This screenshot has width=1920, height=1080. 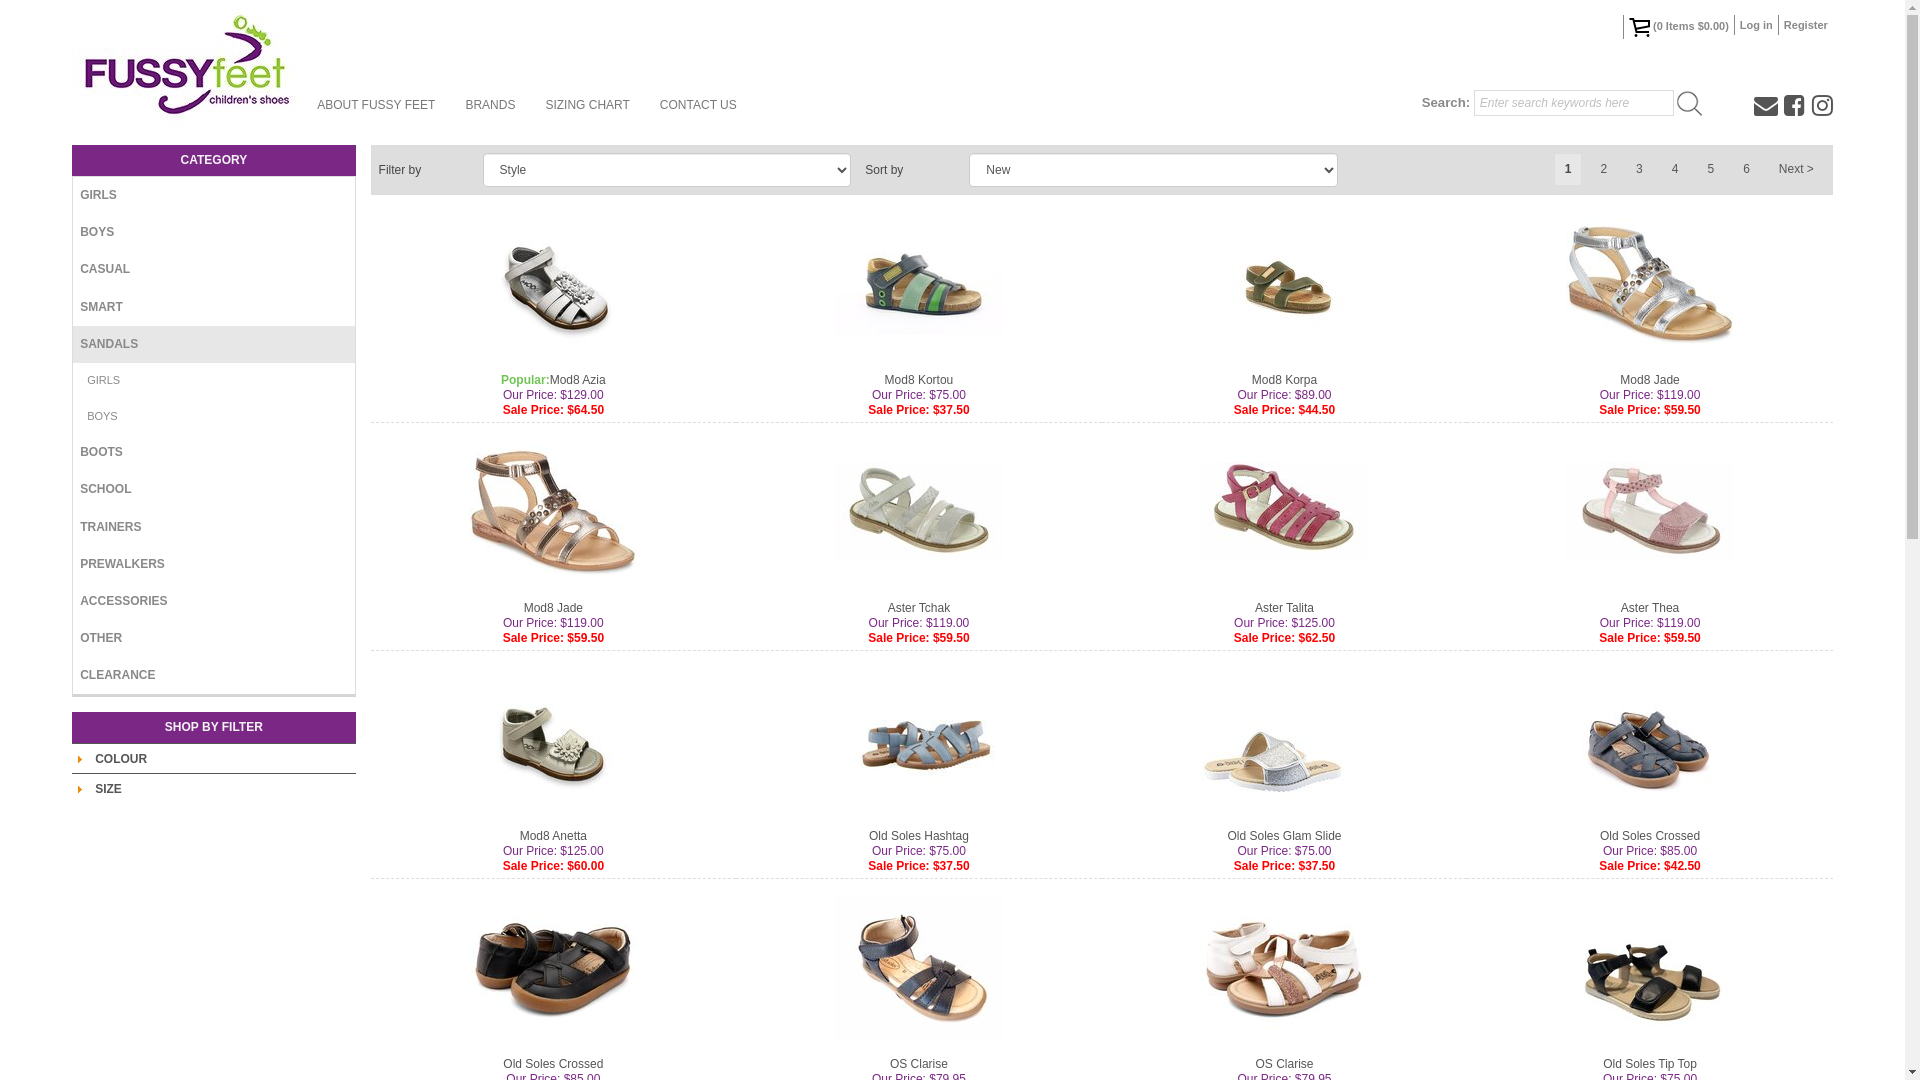 I want to click on 'CONTACT US', so click(x=644, y=104).